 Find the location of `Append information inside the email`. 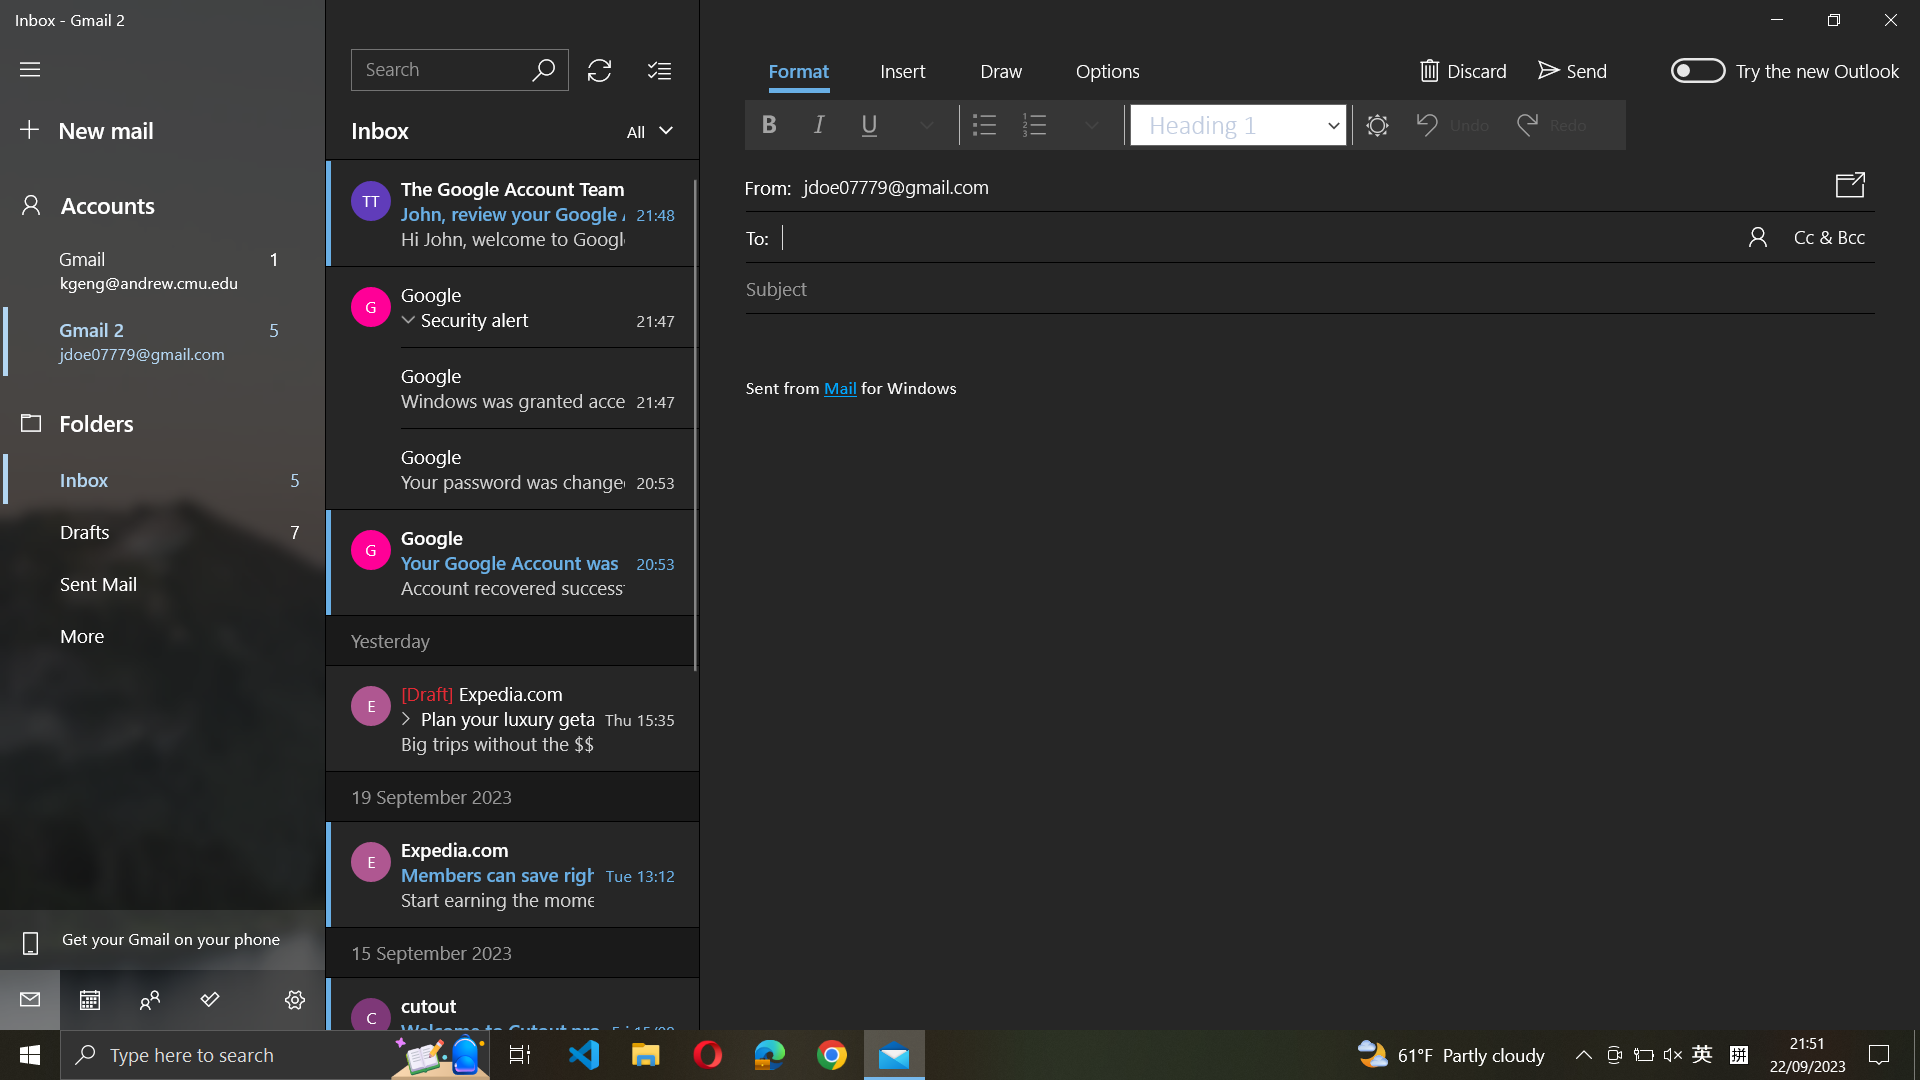

Append information inside the email is located at coordinates (901, 72).